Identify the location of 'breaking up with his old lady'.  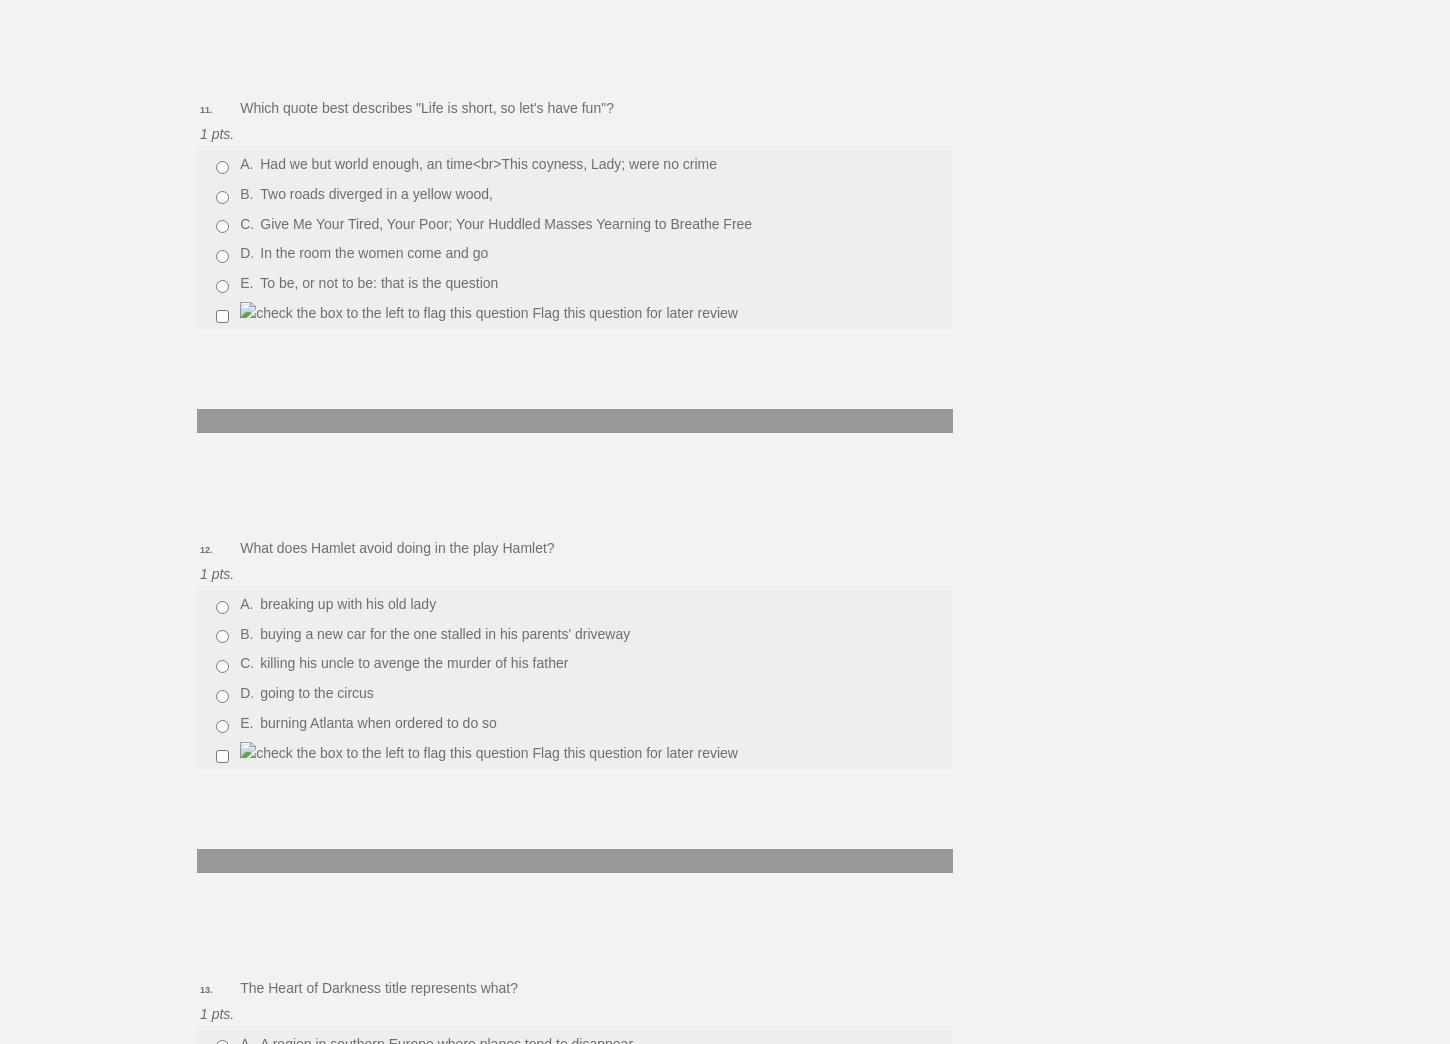
(348, 603).